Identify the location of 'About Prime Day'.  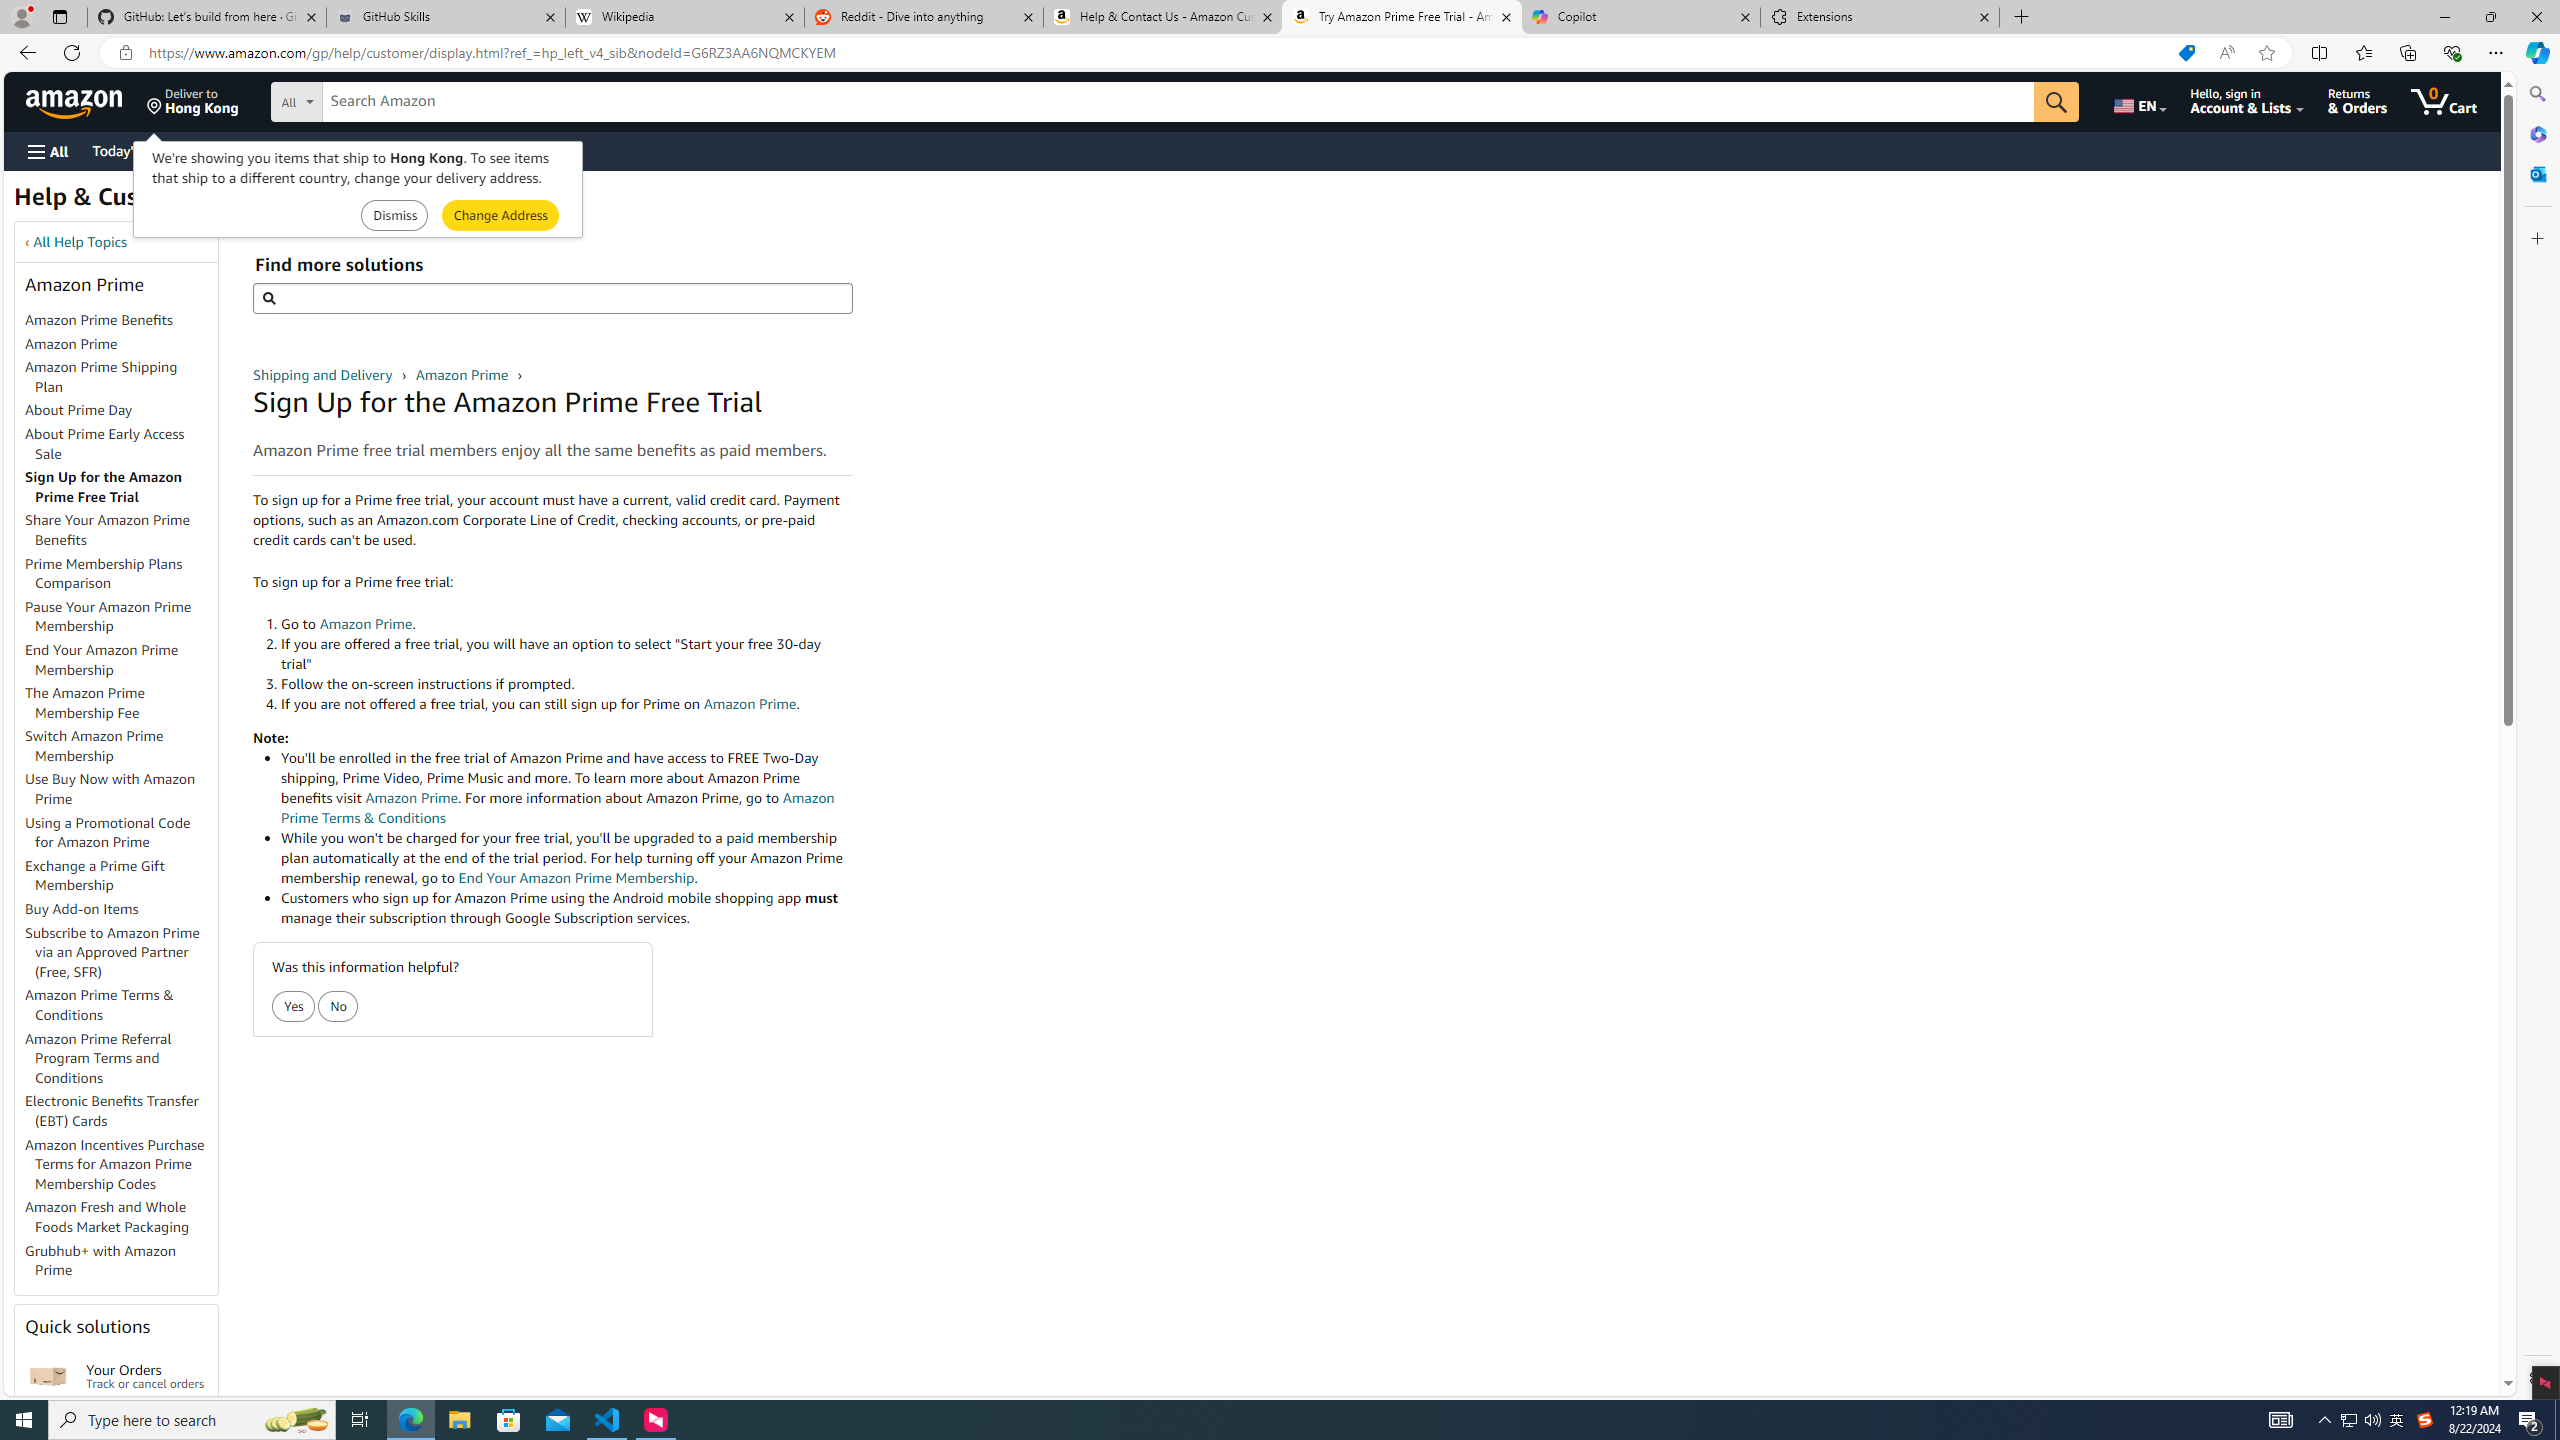
(78, 409).